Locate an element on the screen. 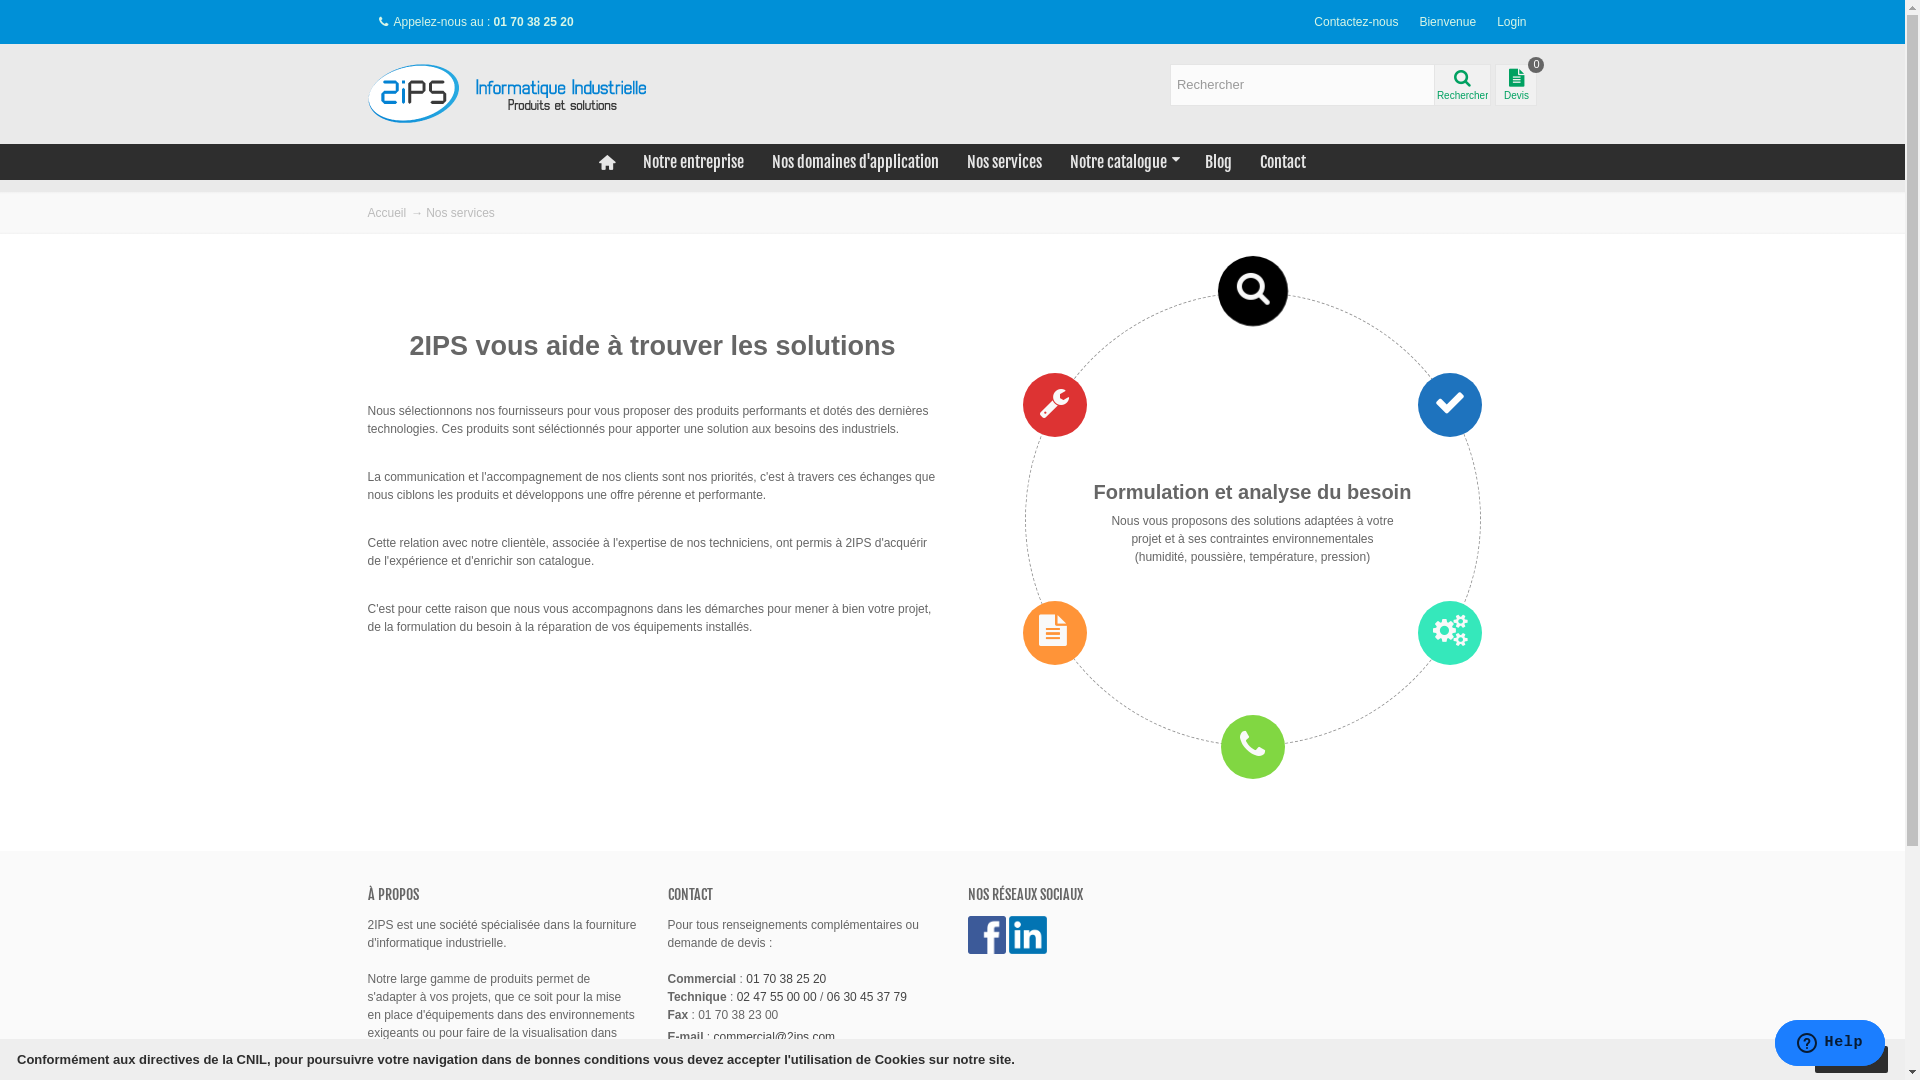  'Contact' is located at coordinates (1282, 161).